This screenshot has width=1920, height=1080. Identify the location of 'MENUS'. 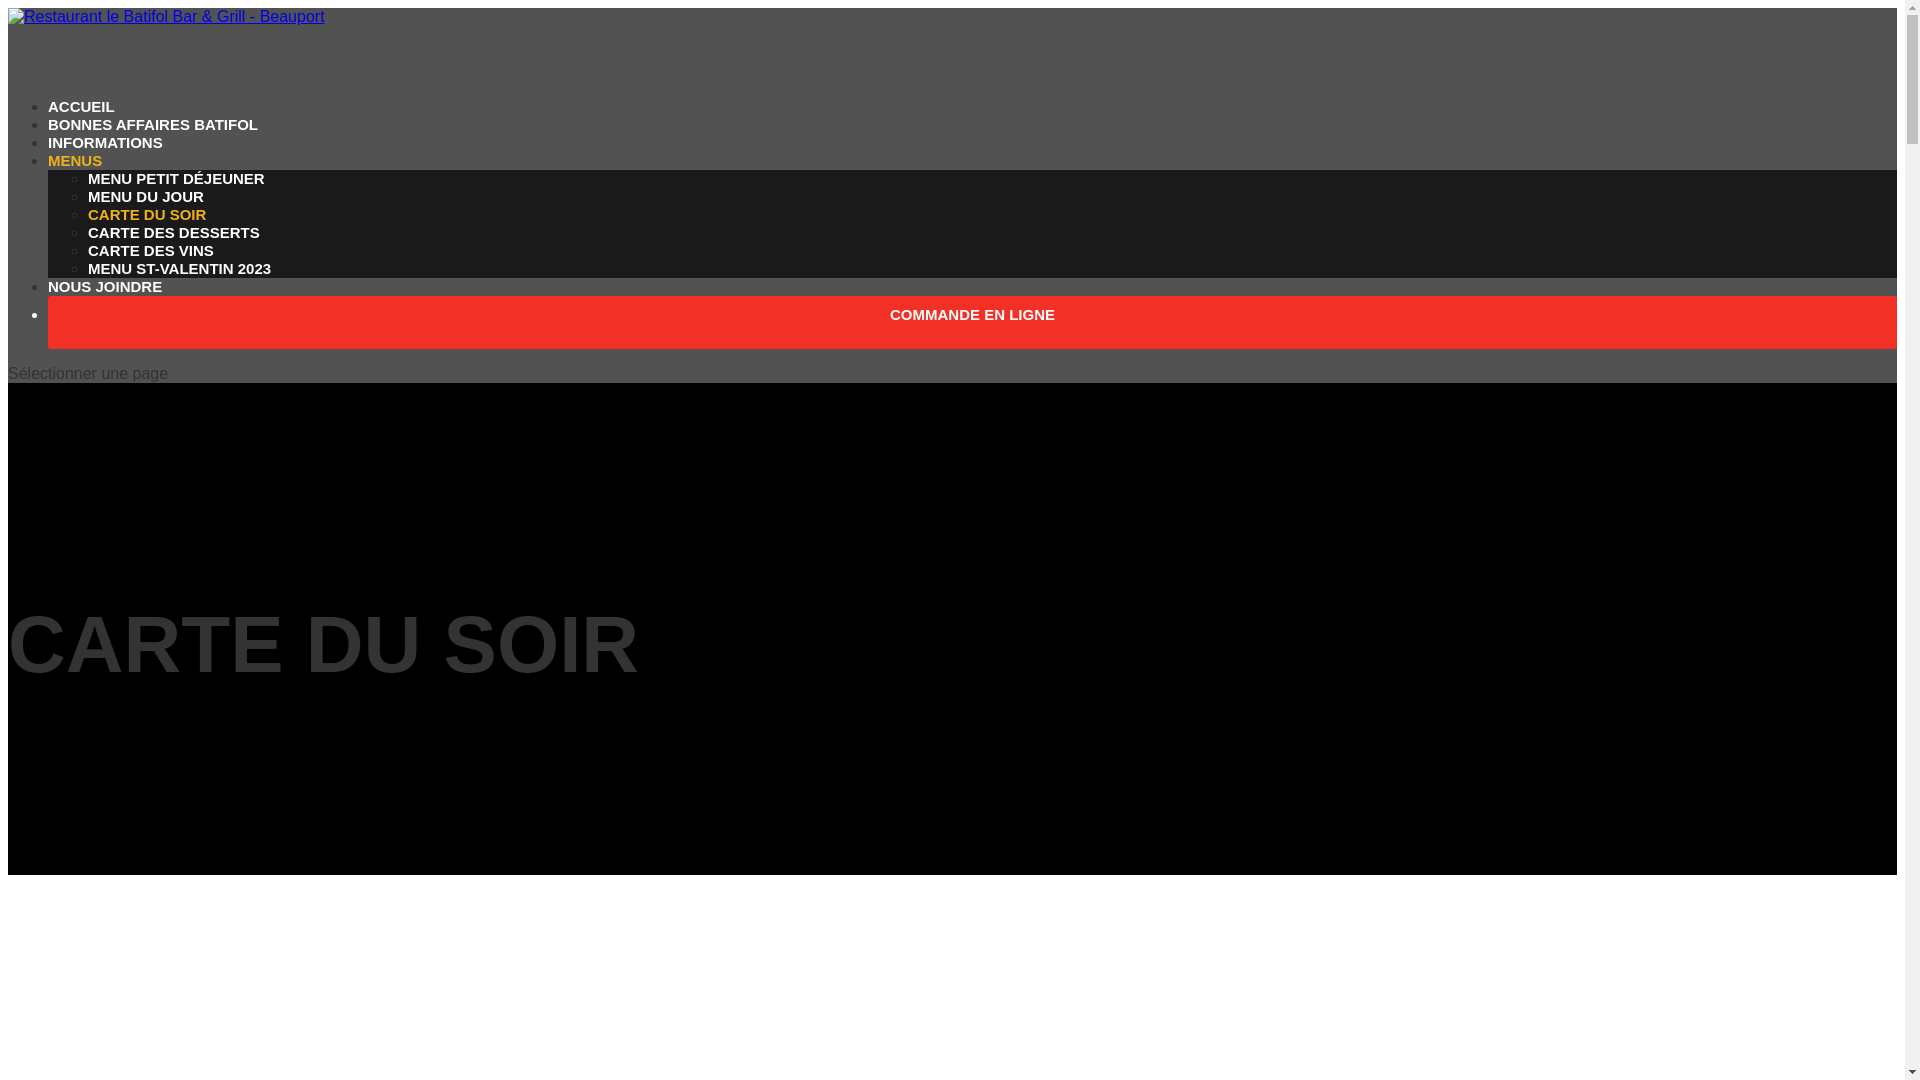
(75, 188).